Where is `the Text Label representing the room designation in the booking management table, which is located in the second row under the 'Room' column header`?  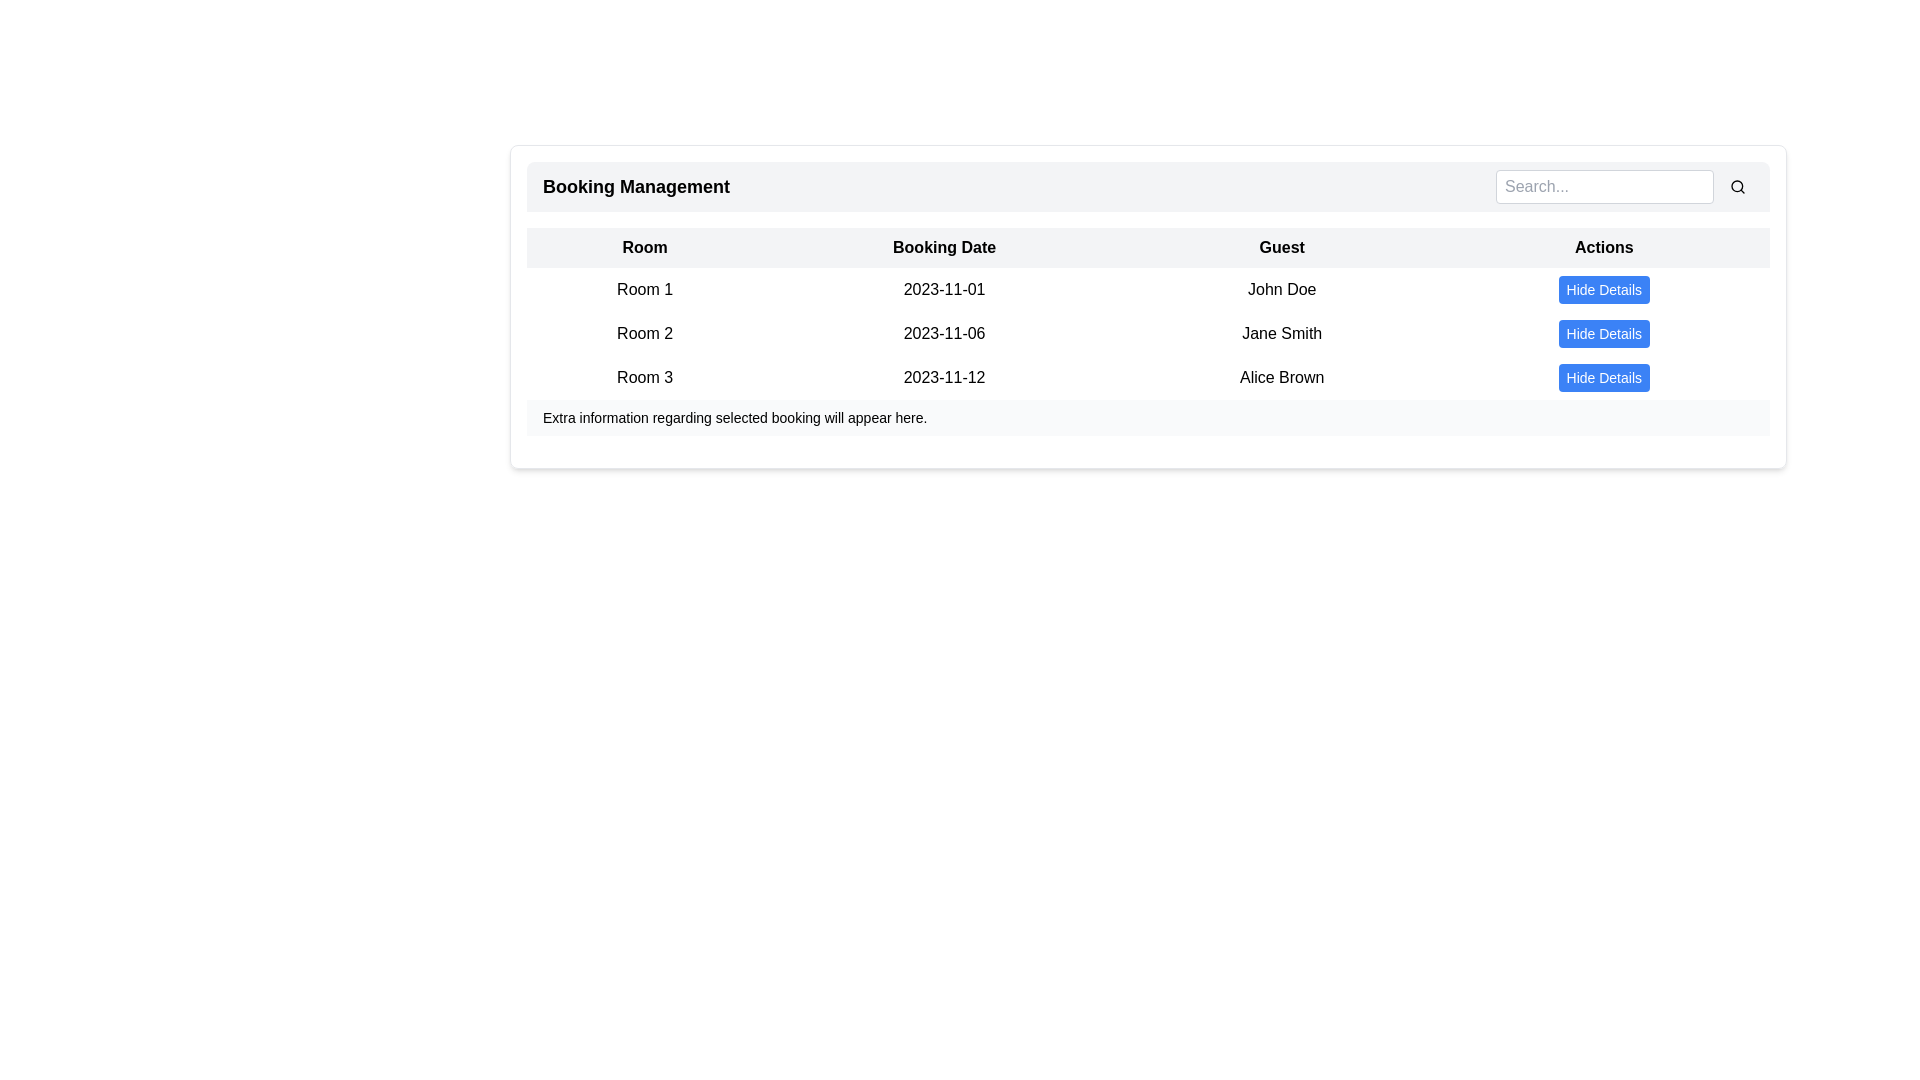 the Text Label representing the room designation in the booking management table, which is located in the second row under the 'Room' column header is located at coordinates (645, 333).